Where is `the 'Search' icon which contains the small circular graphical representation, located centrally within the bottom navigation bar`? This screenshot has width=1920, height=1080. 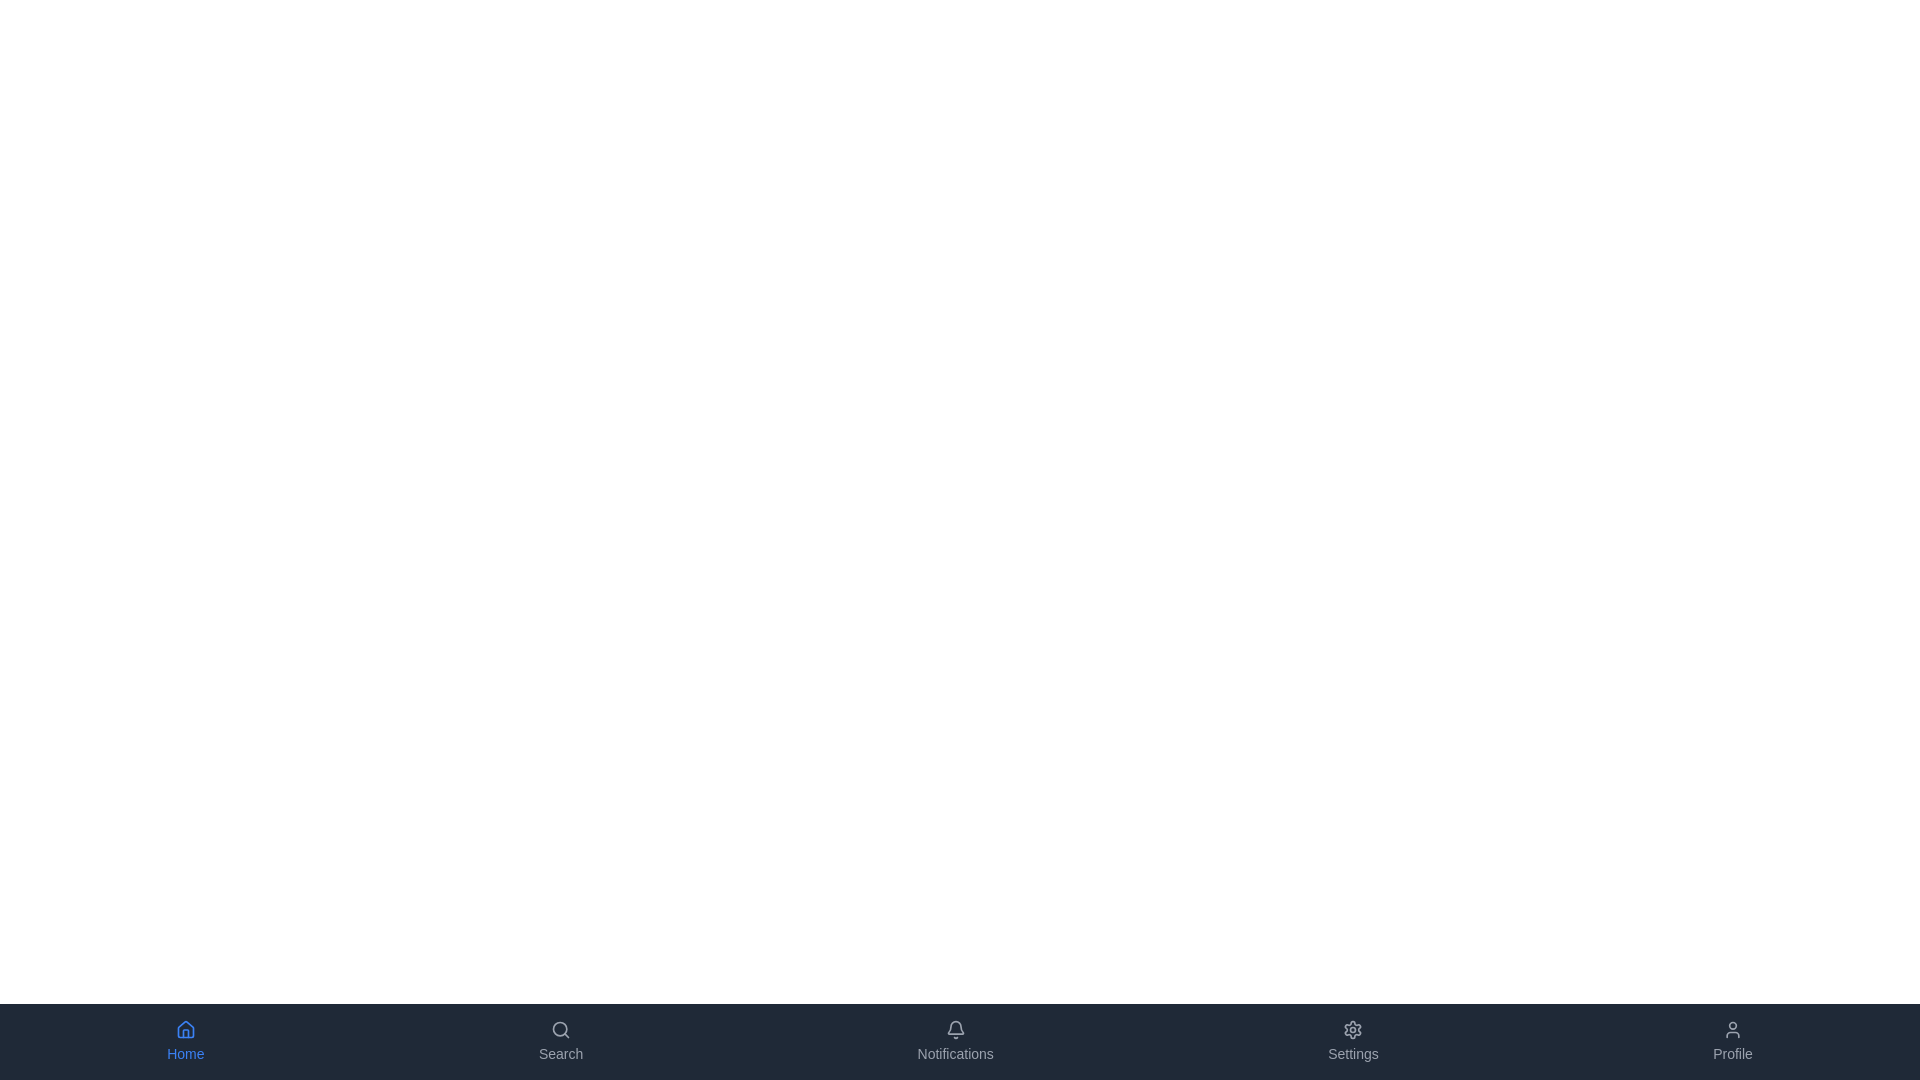
the 'Search' icon which contains the small circular graphical representation, located centrally within the bottom navigation bar is located at coordinates (560, 1029).